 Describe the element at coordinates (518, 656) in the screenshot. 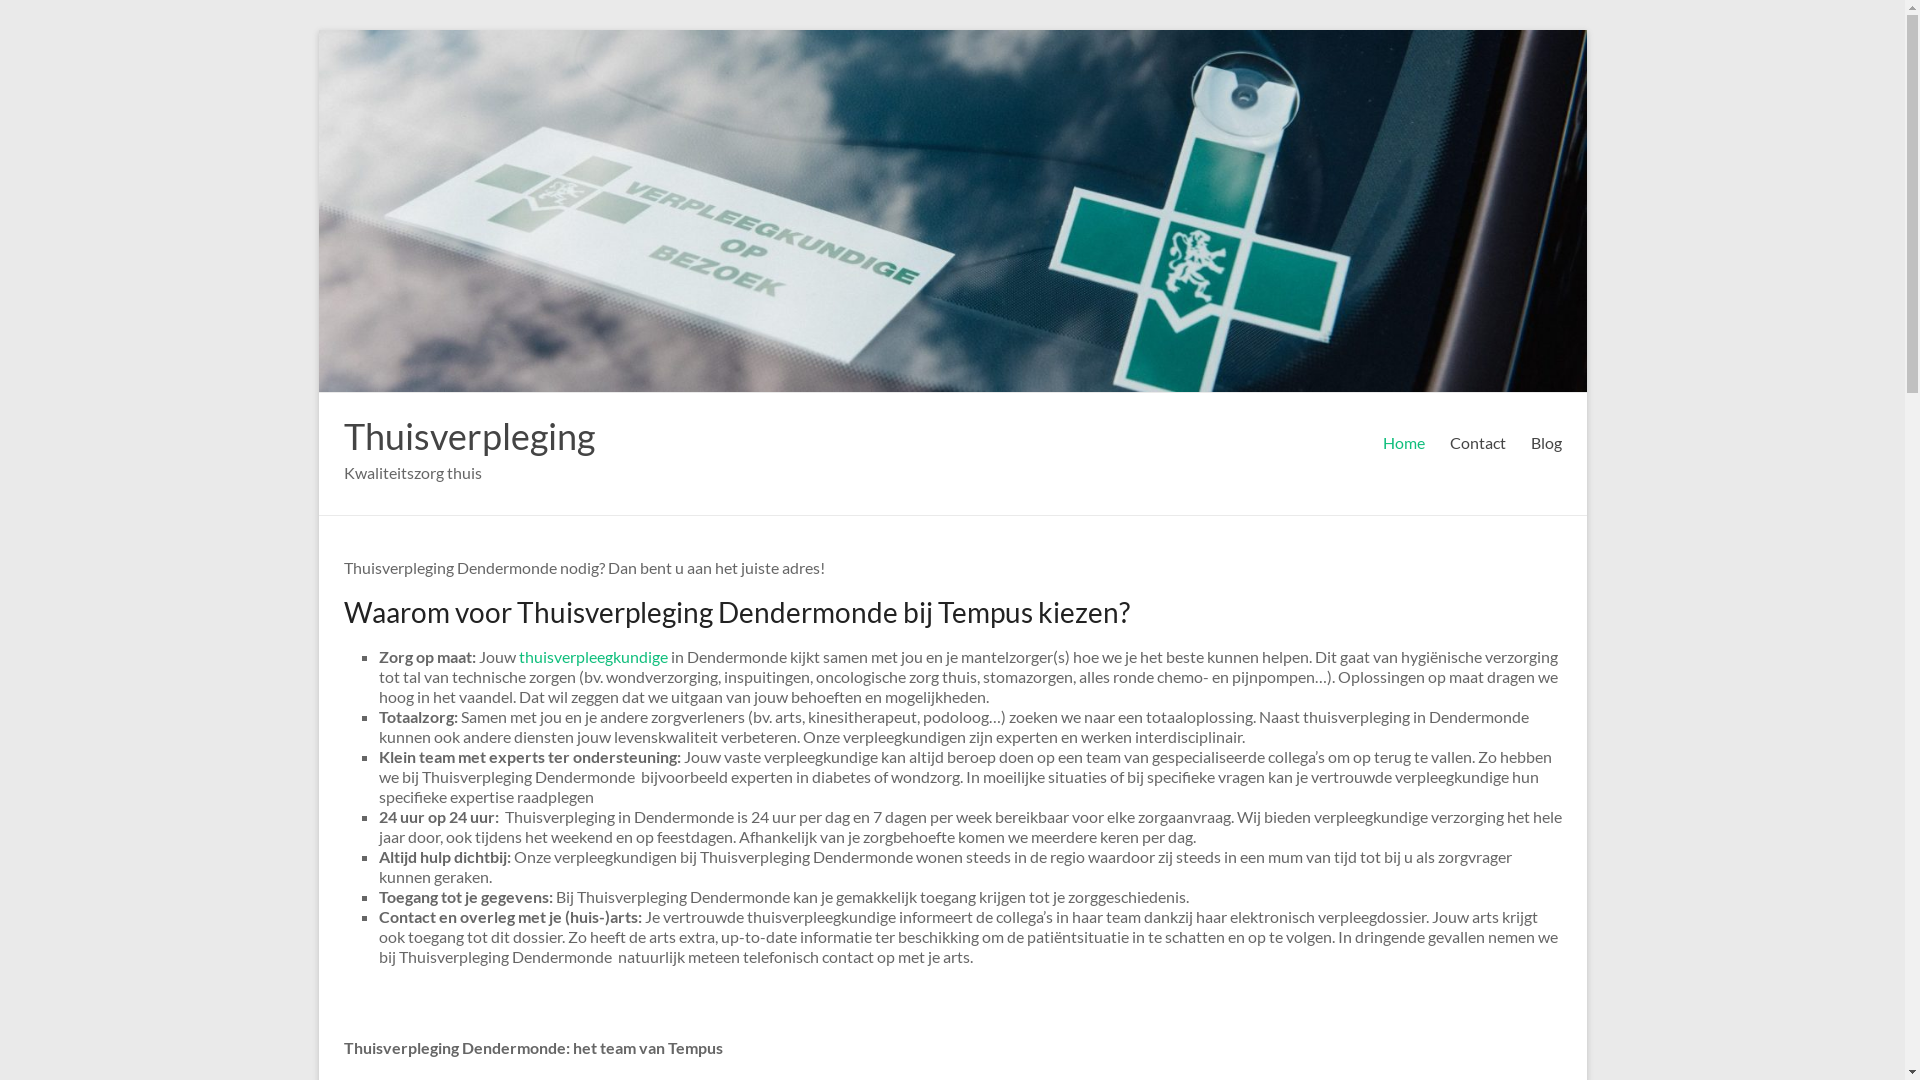

I see `'thuisverpleegkundige'` at that location.